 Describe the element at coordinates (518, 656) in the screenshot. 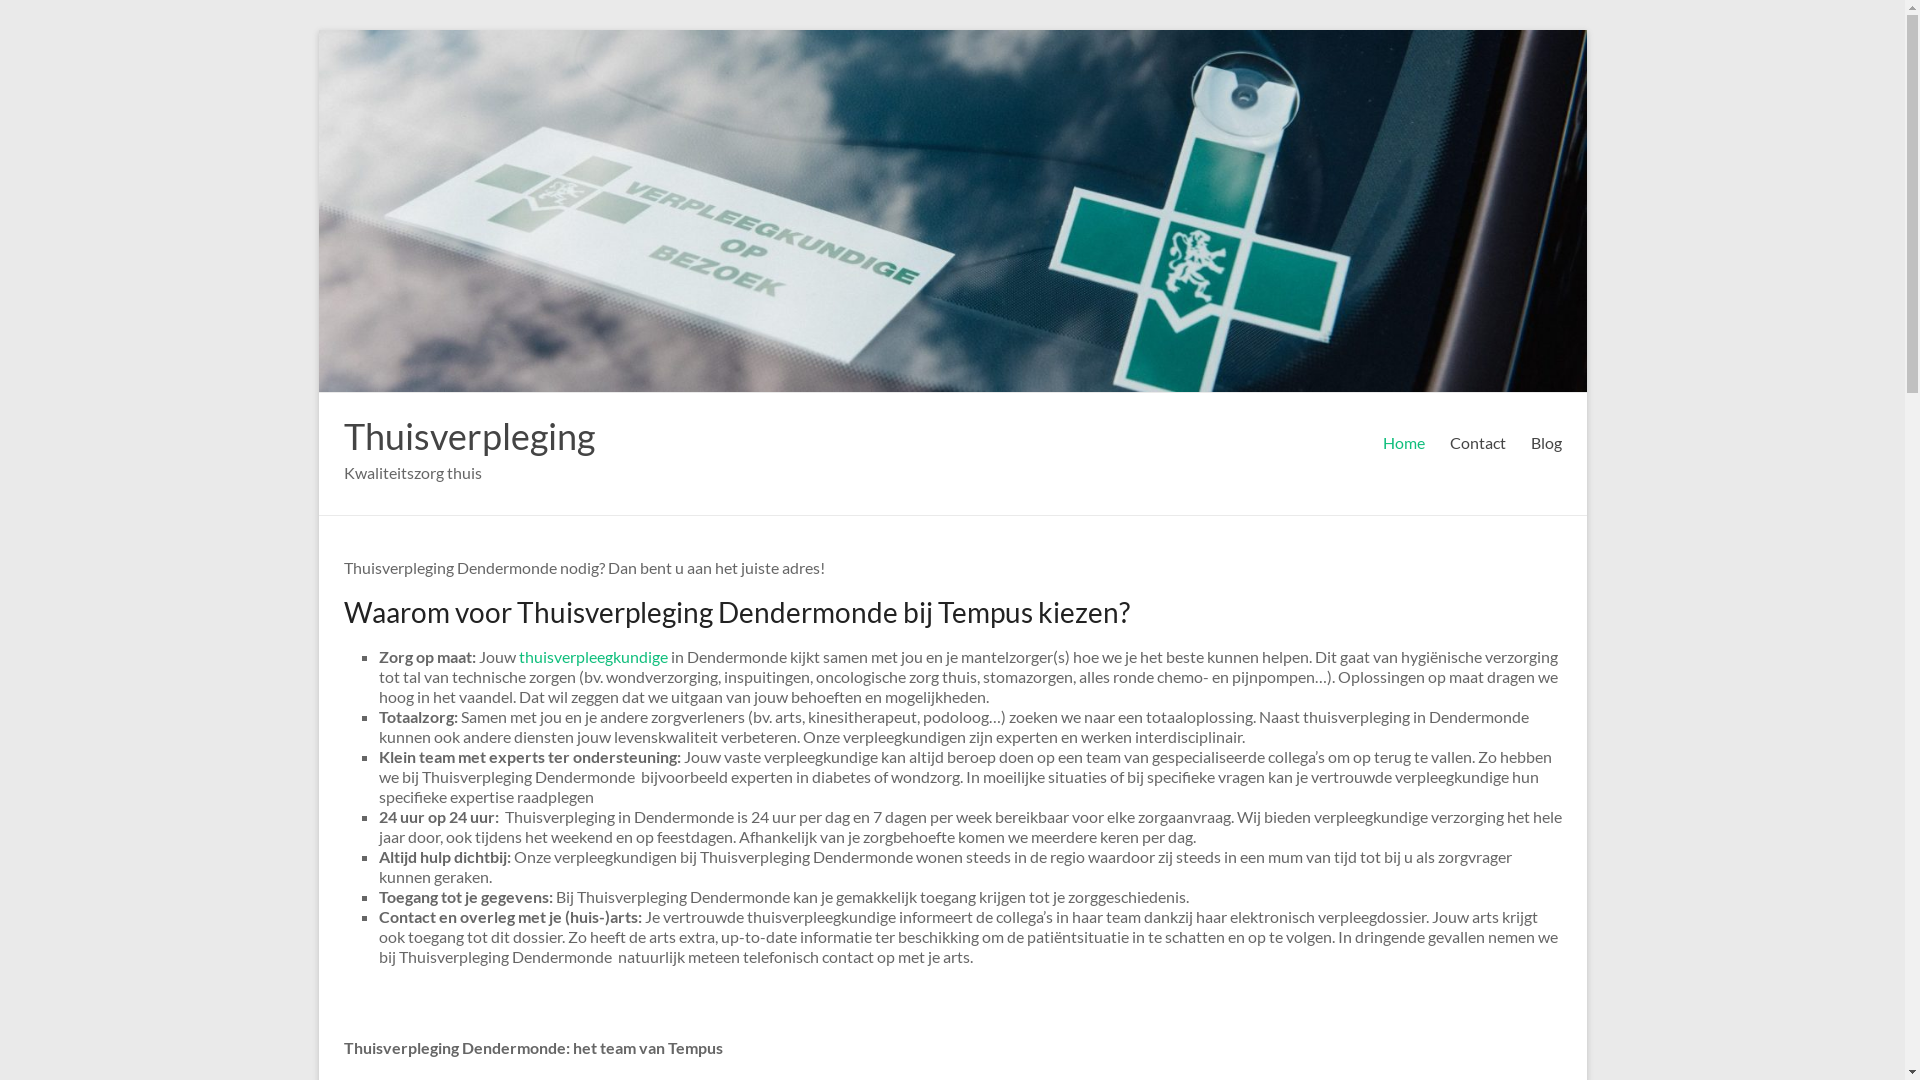

I see `'thuisverpleegkundige'` at that location.